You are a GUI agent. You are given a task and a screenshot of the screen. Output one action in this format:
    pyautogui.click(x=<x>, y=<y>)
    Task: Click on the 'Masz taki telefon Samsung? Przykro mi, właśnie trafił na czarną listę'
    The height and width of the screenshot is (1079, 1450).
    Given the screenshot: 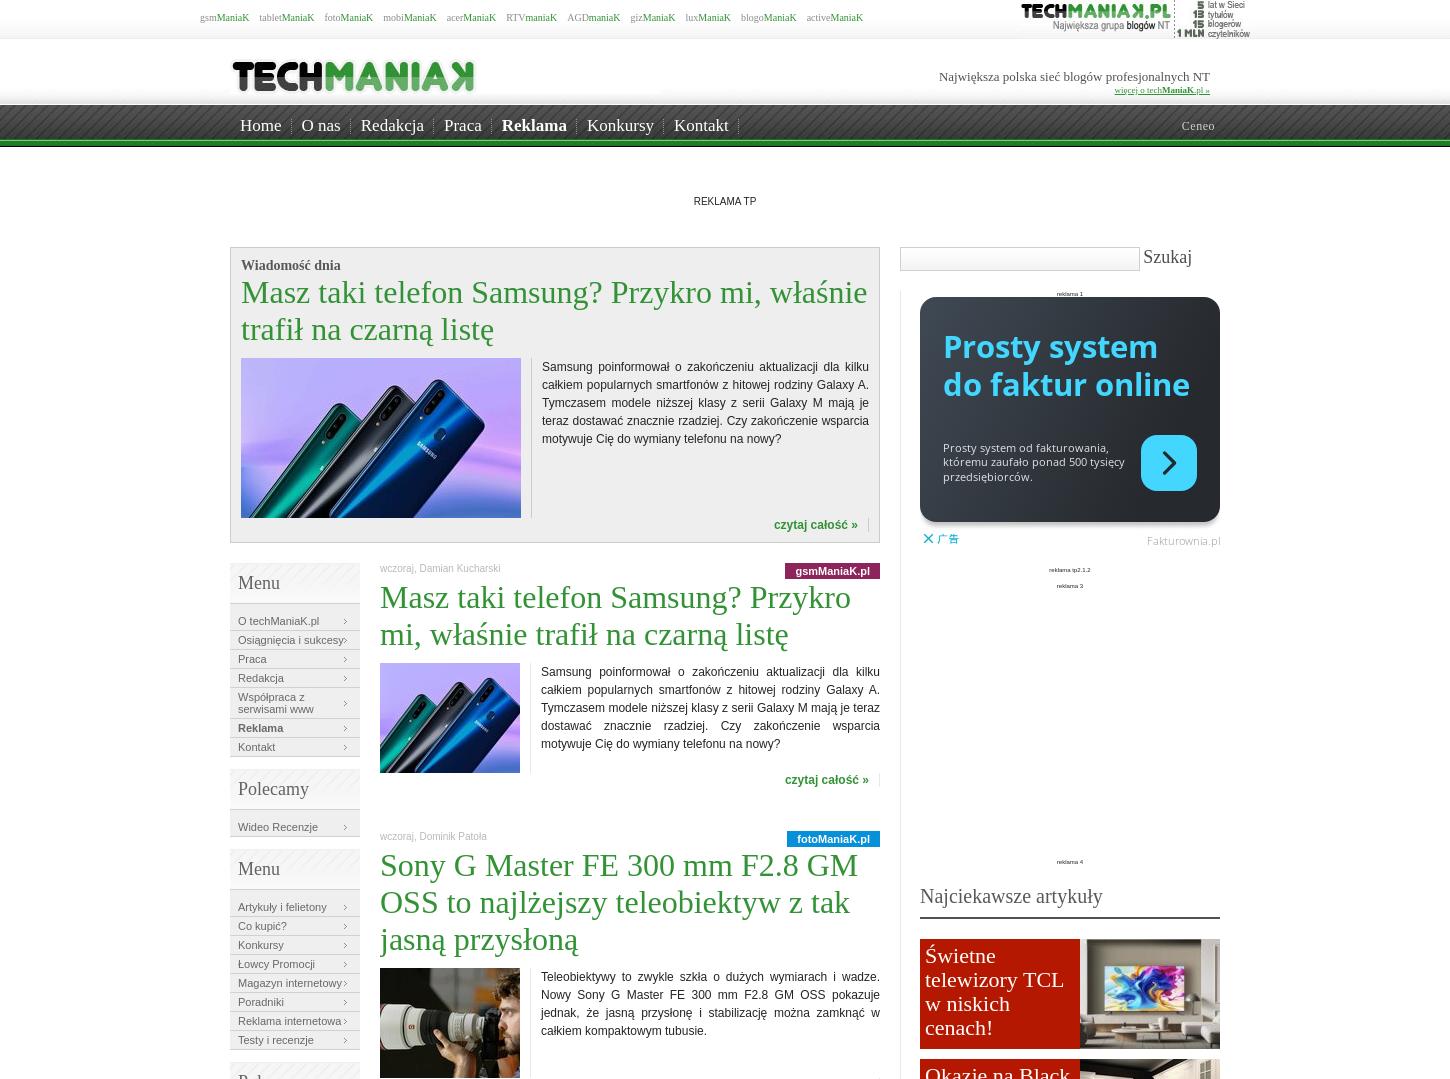 What is the action you would take?
    pyautogui.click(x=554, y=309)
    